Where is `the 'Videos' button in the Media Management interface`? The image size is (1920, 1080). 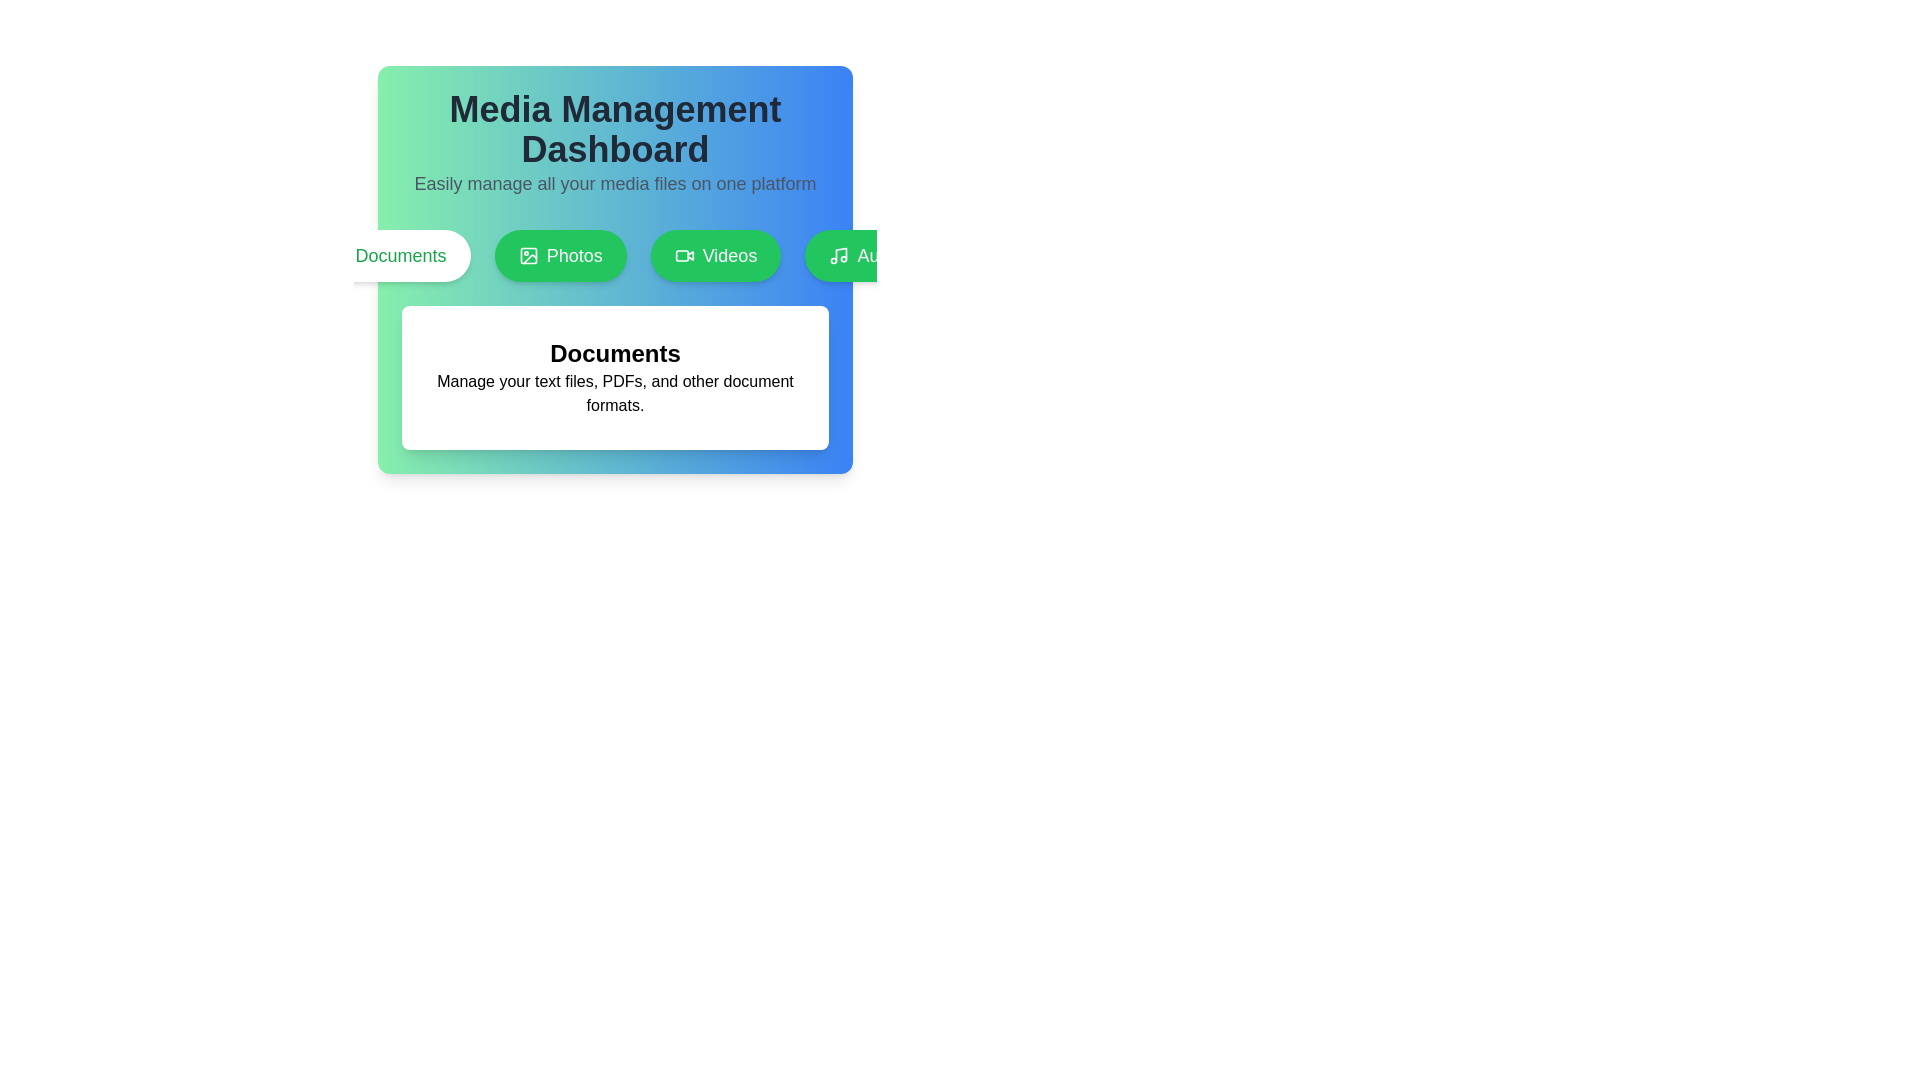
the 'Videos' button in the Media Management interface is located at coordinates (715, 254).